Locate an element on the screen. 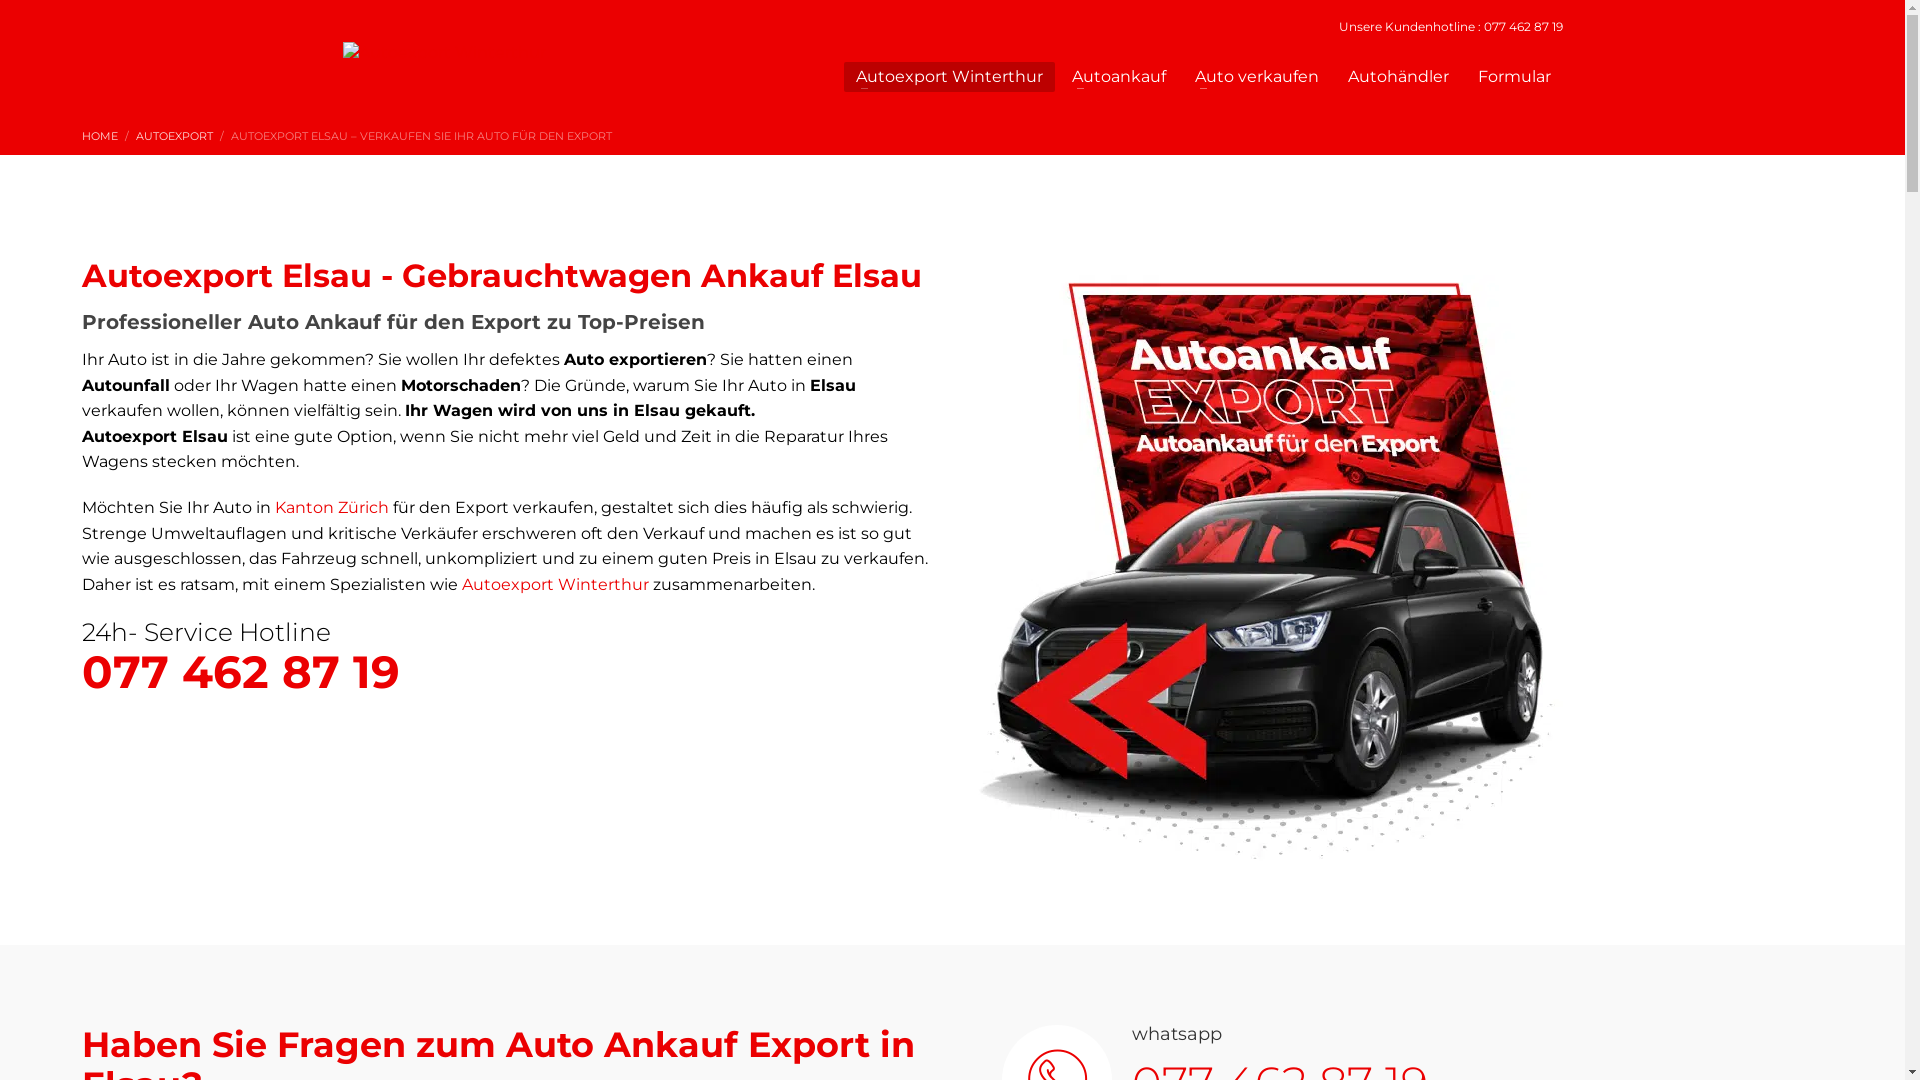 The image size is (1920, 1080). 'Formular' is located at coordinates (1514, 76).